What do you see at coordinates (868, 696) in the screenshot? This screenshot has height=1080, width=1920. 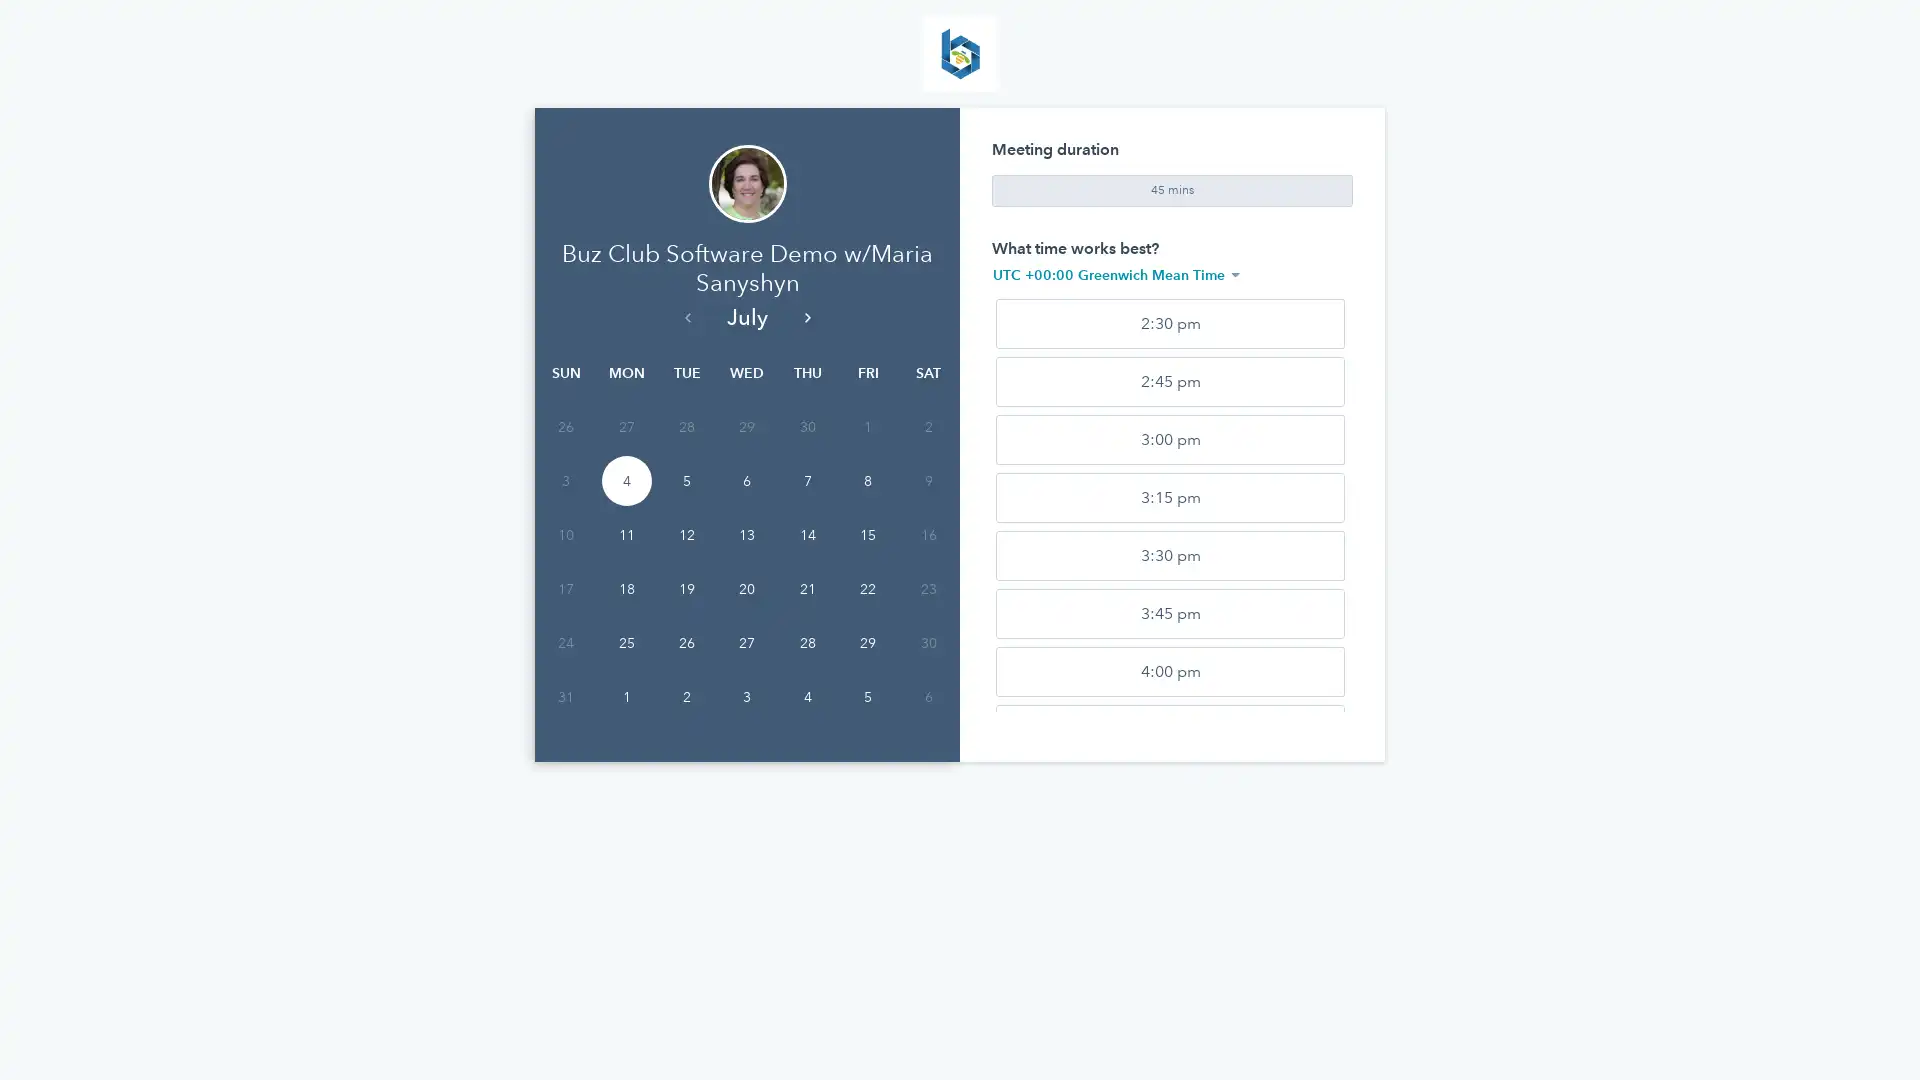 I see `August 5th` at bounding box center [868, 696].